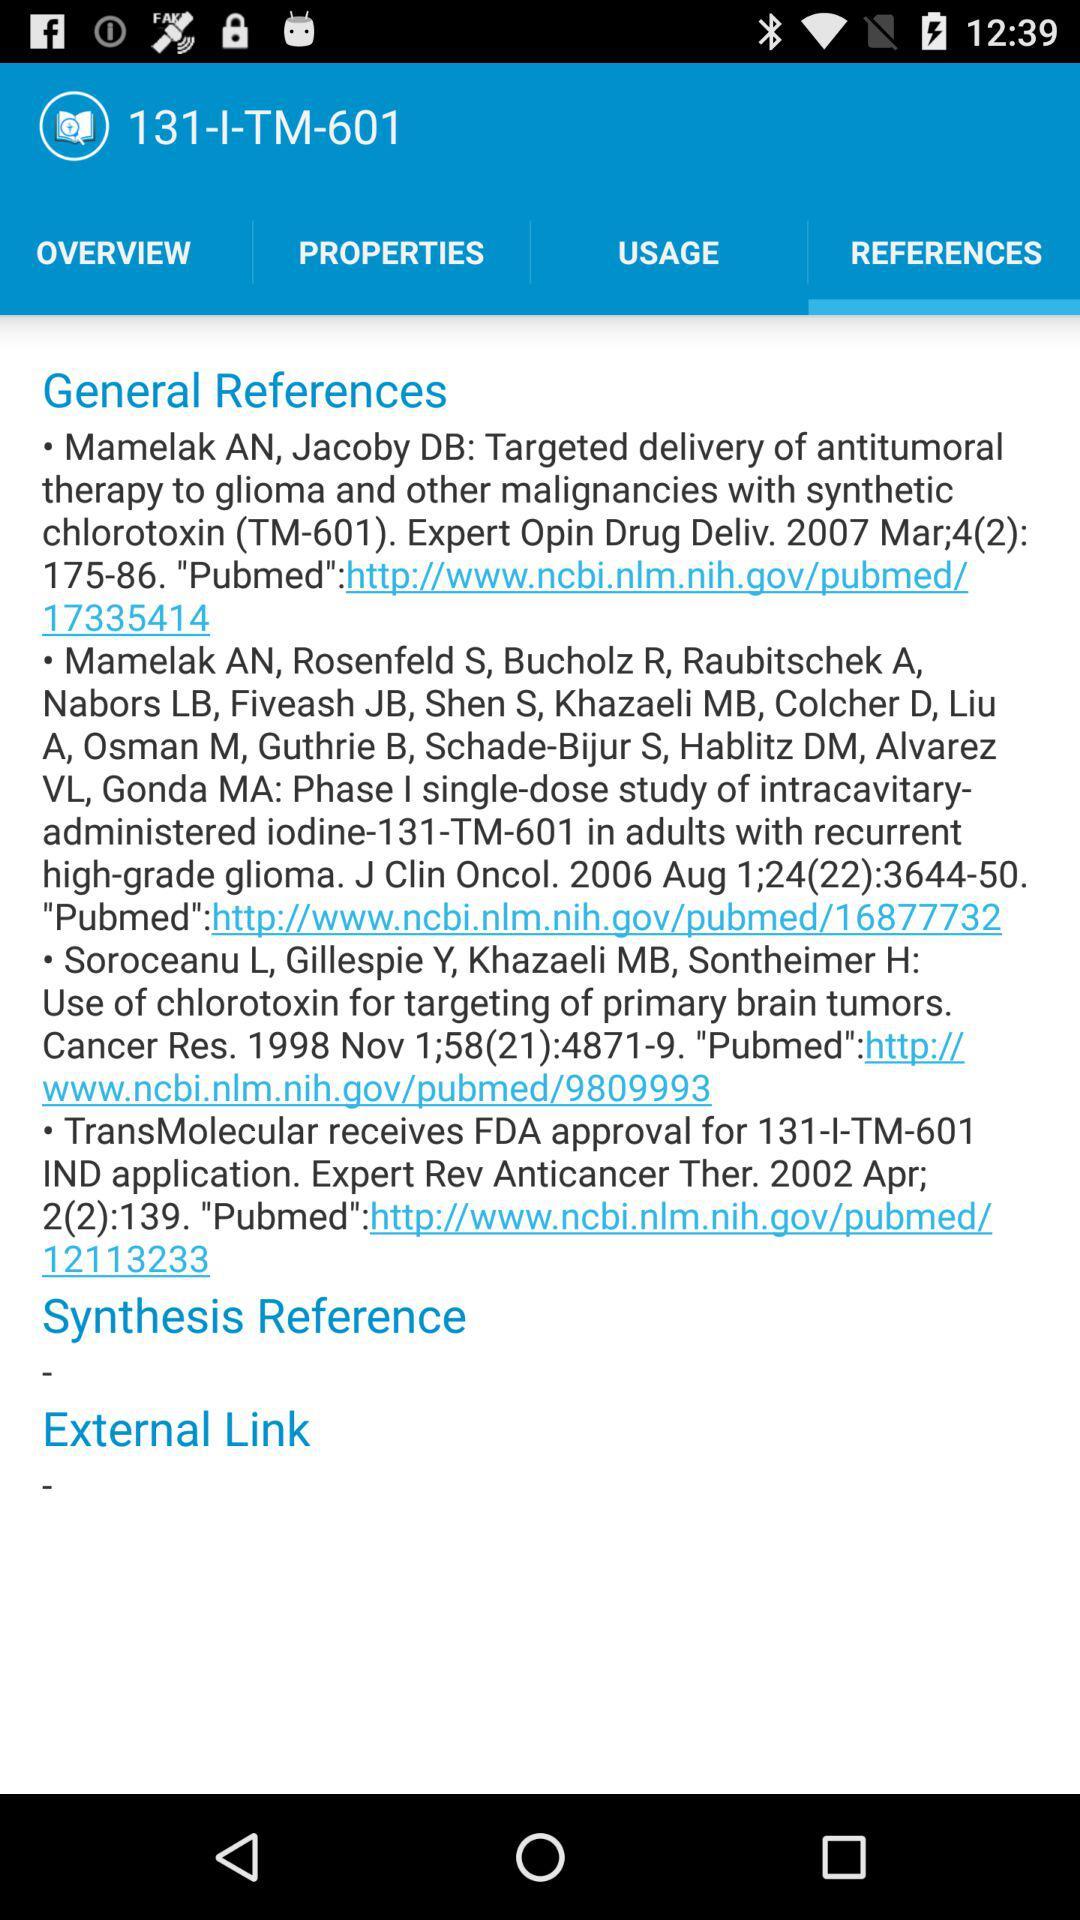 This screenshot has height=1920, width=1080. What do you see at coordinates (540, 851) in the screenshot?
I see `mamelak an jacoby at the center` at bounding box center [540, 851].